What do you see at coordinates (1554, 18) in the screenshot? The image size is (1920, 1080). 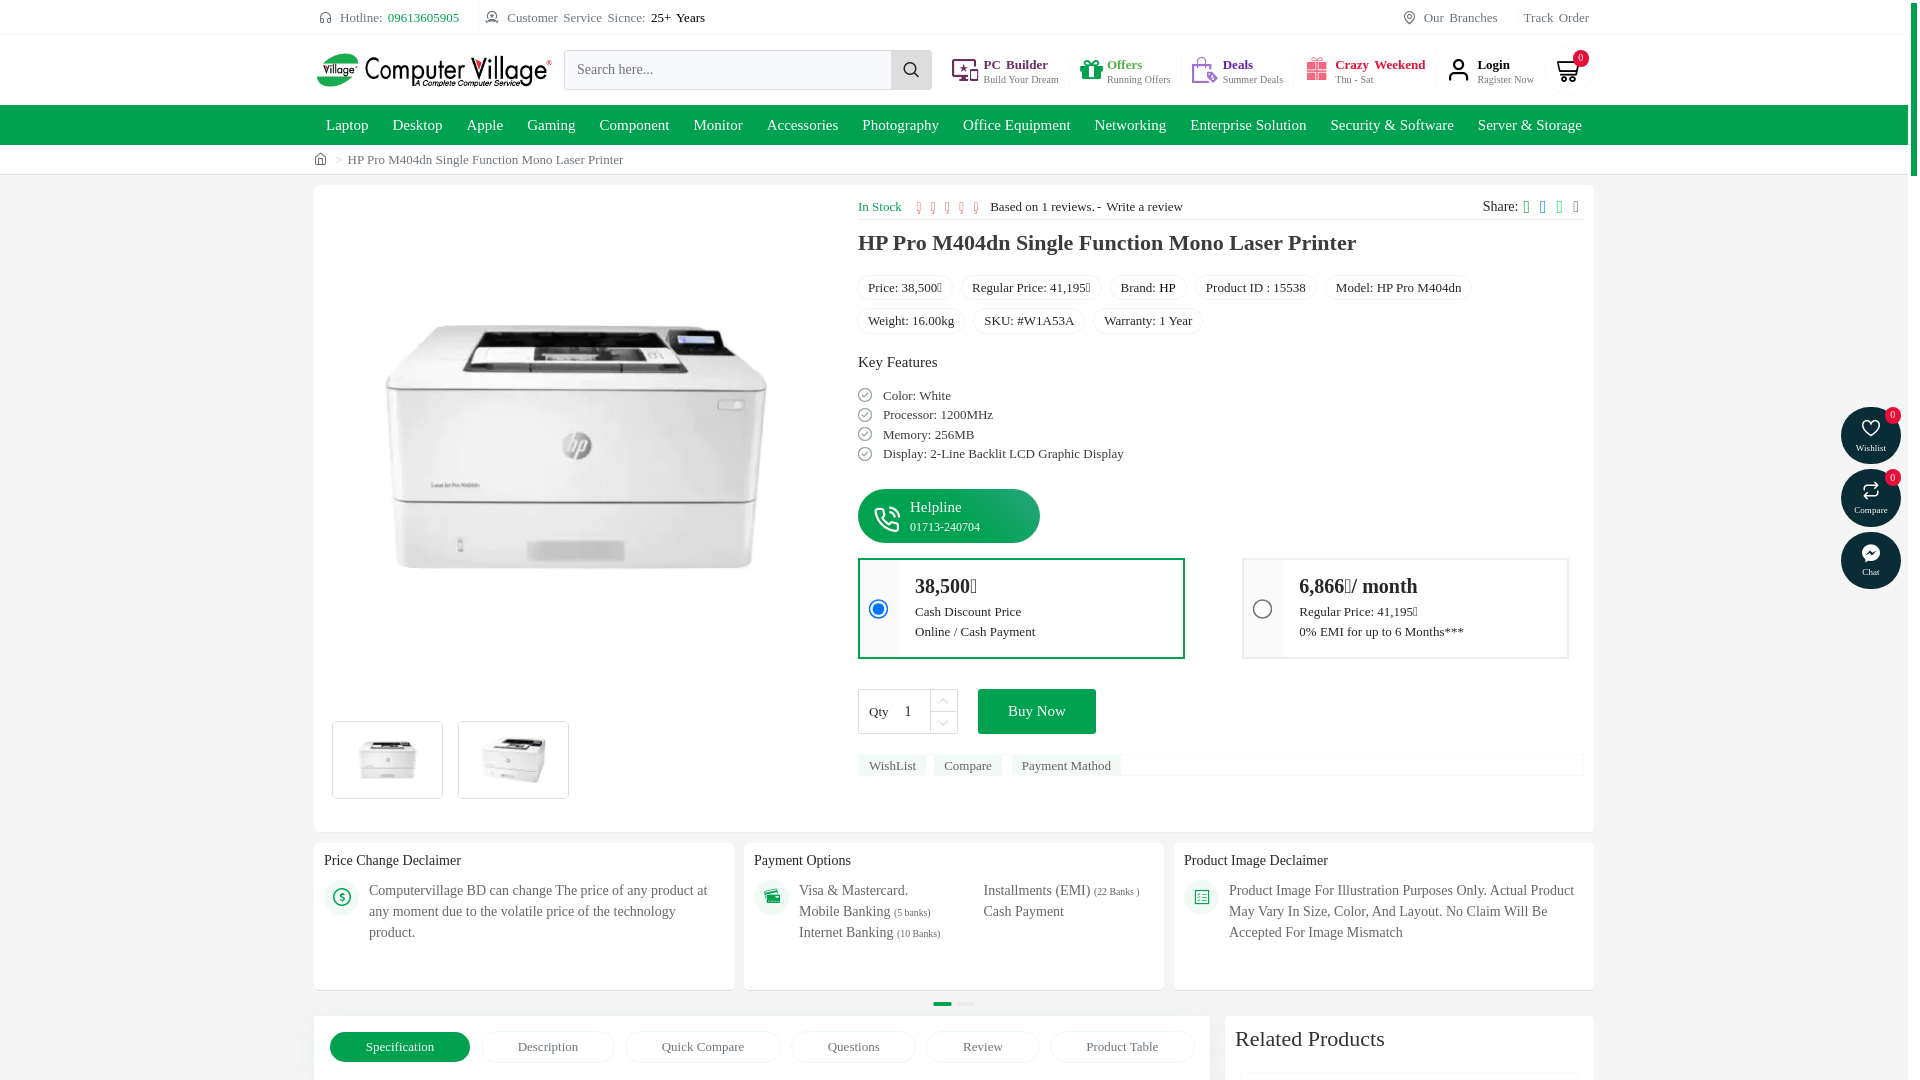 I see `'Track Order'` at bounding box center [1554, 18].